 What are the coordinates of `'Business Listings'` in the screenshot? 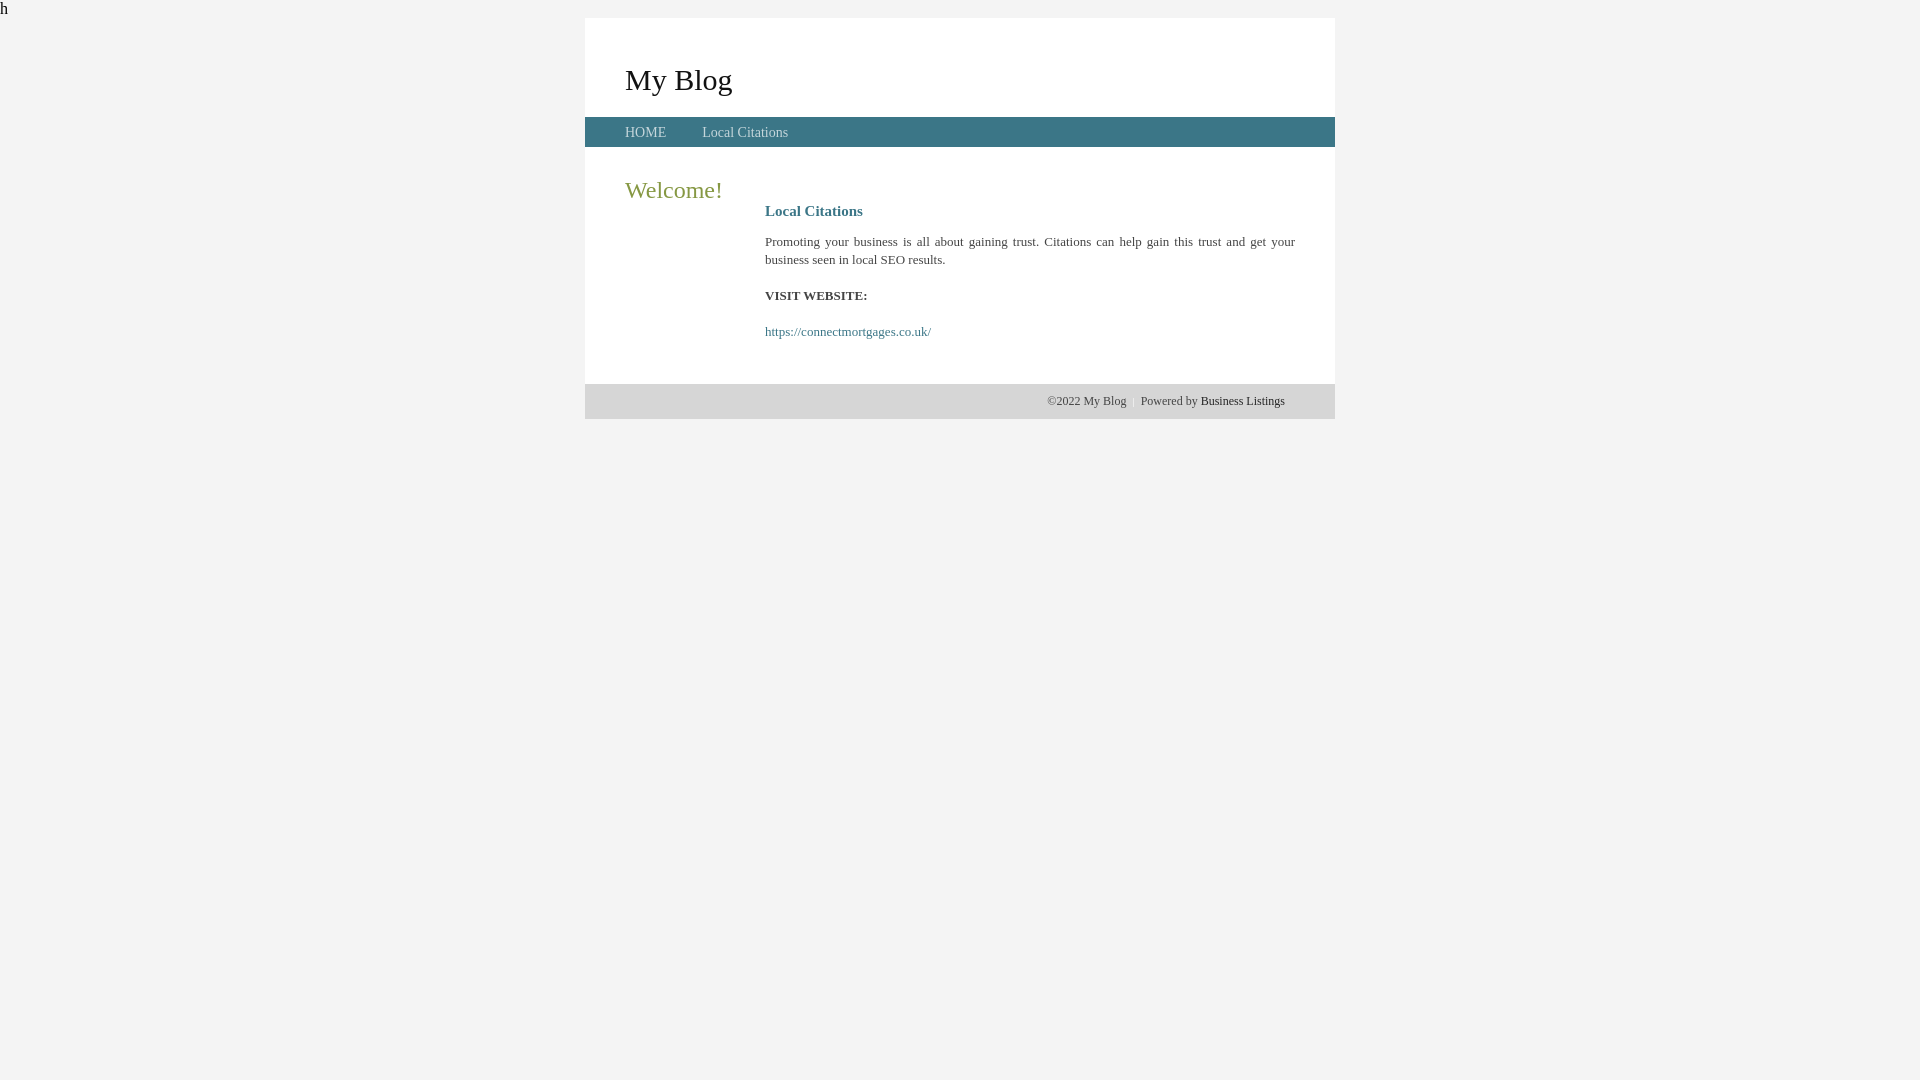 It's located at (1242, 401).